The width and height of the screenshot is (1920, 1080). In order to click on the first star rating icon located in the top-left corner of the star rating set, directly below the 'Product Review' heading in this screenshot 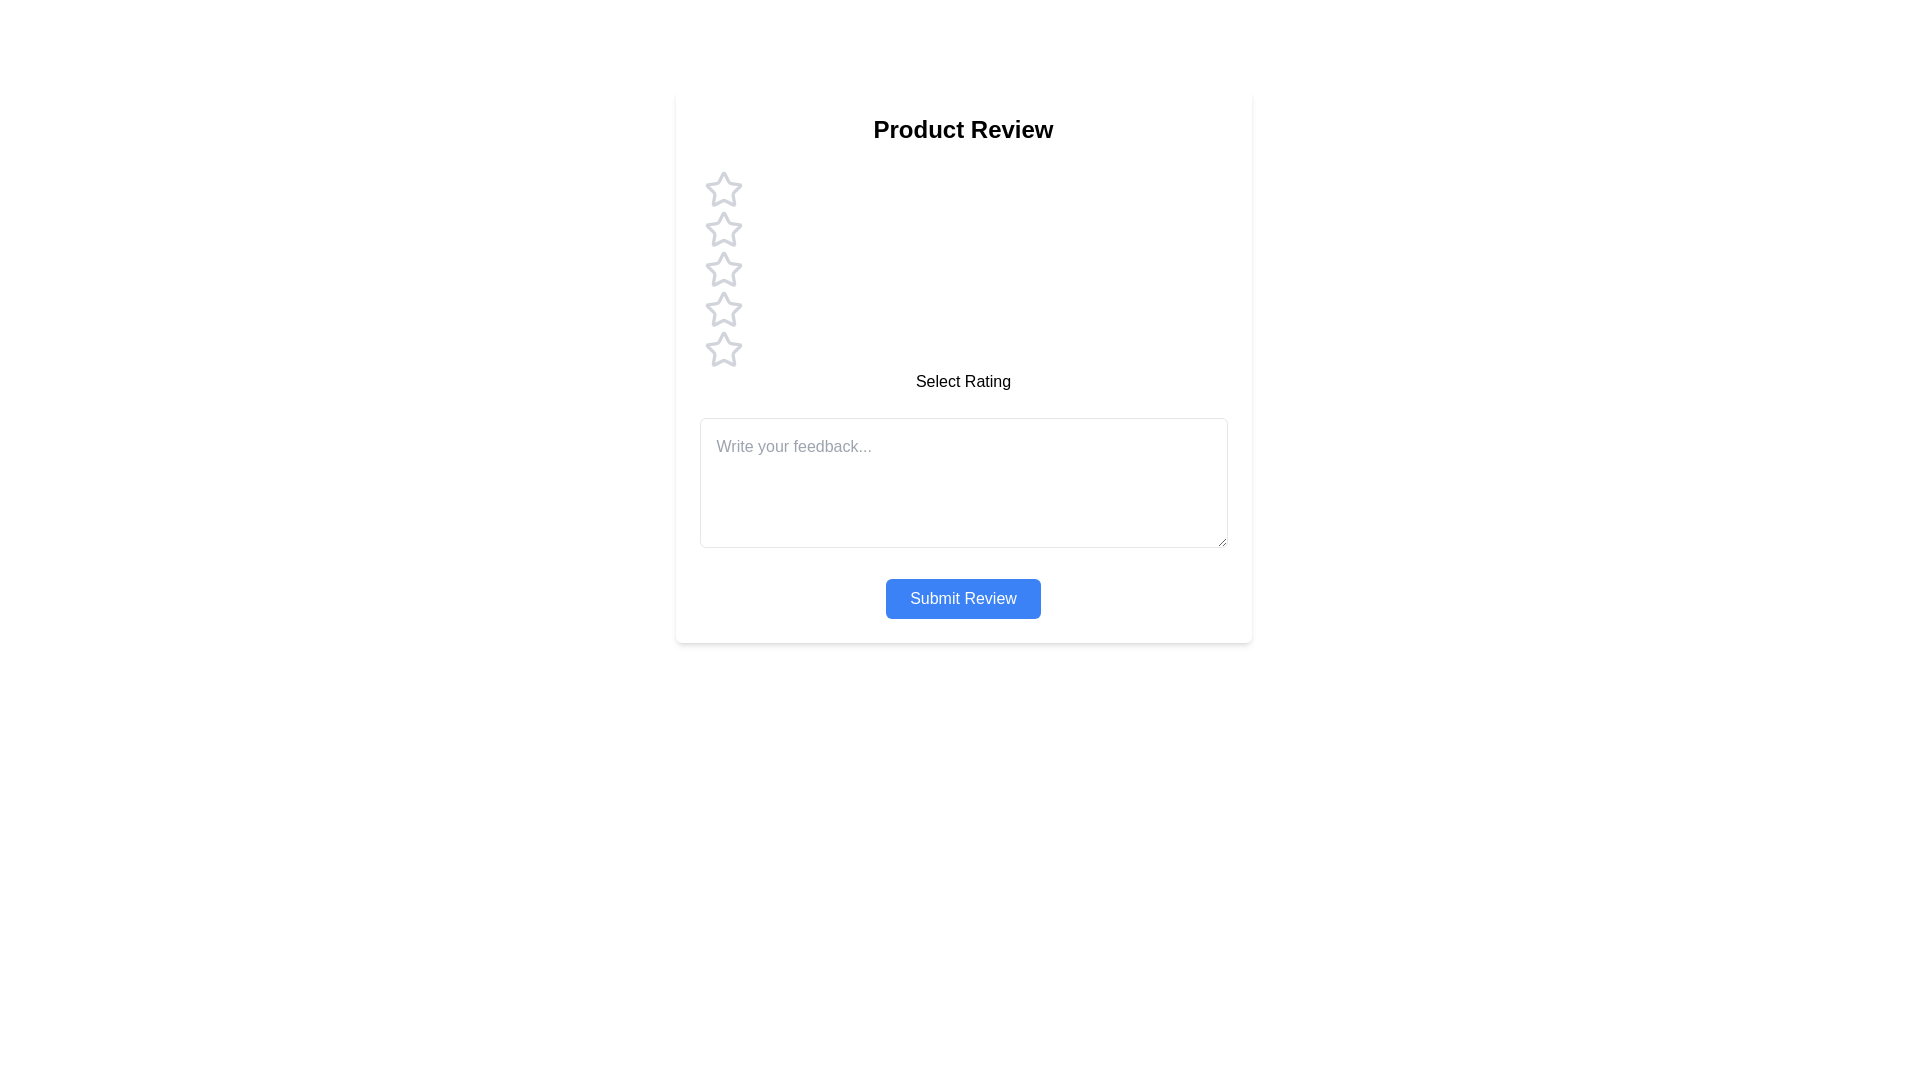, I will do `click(722, 189)`.